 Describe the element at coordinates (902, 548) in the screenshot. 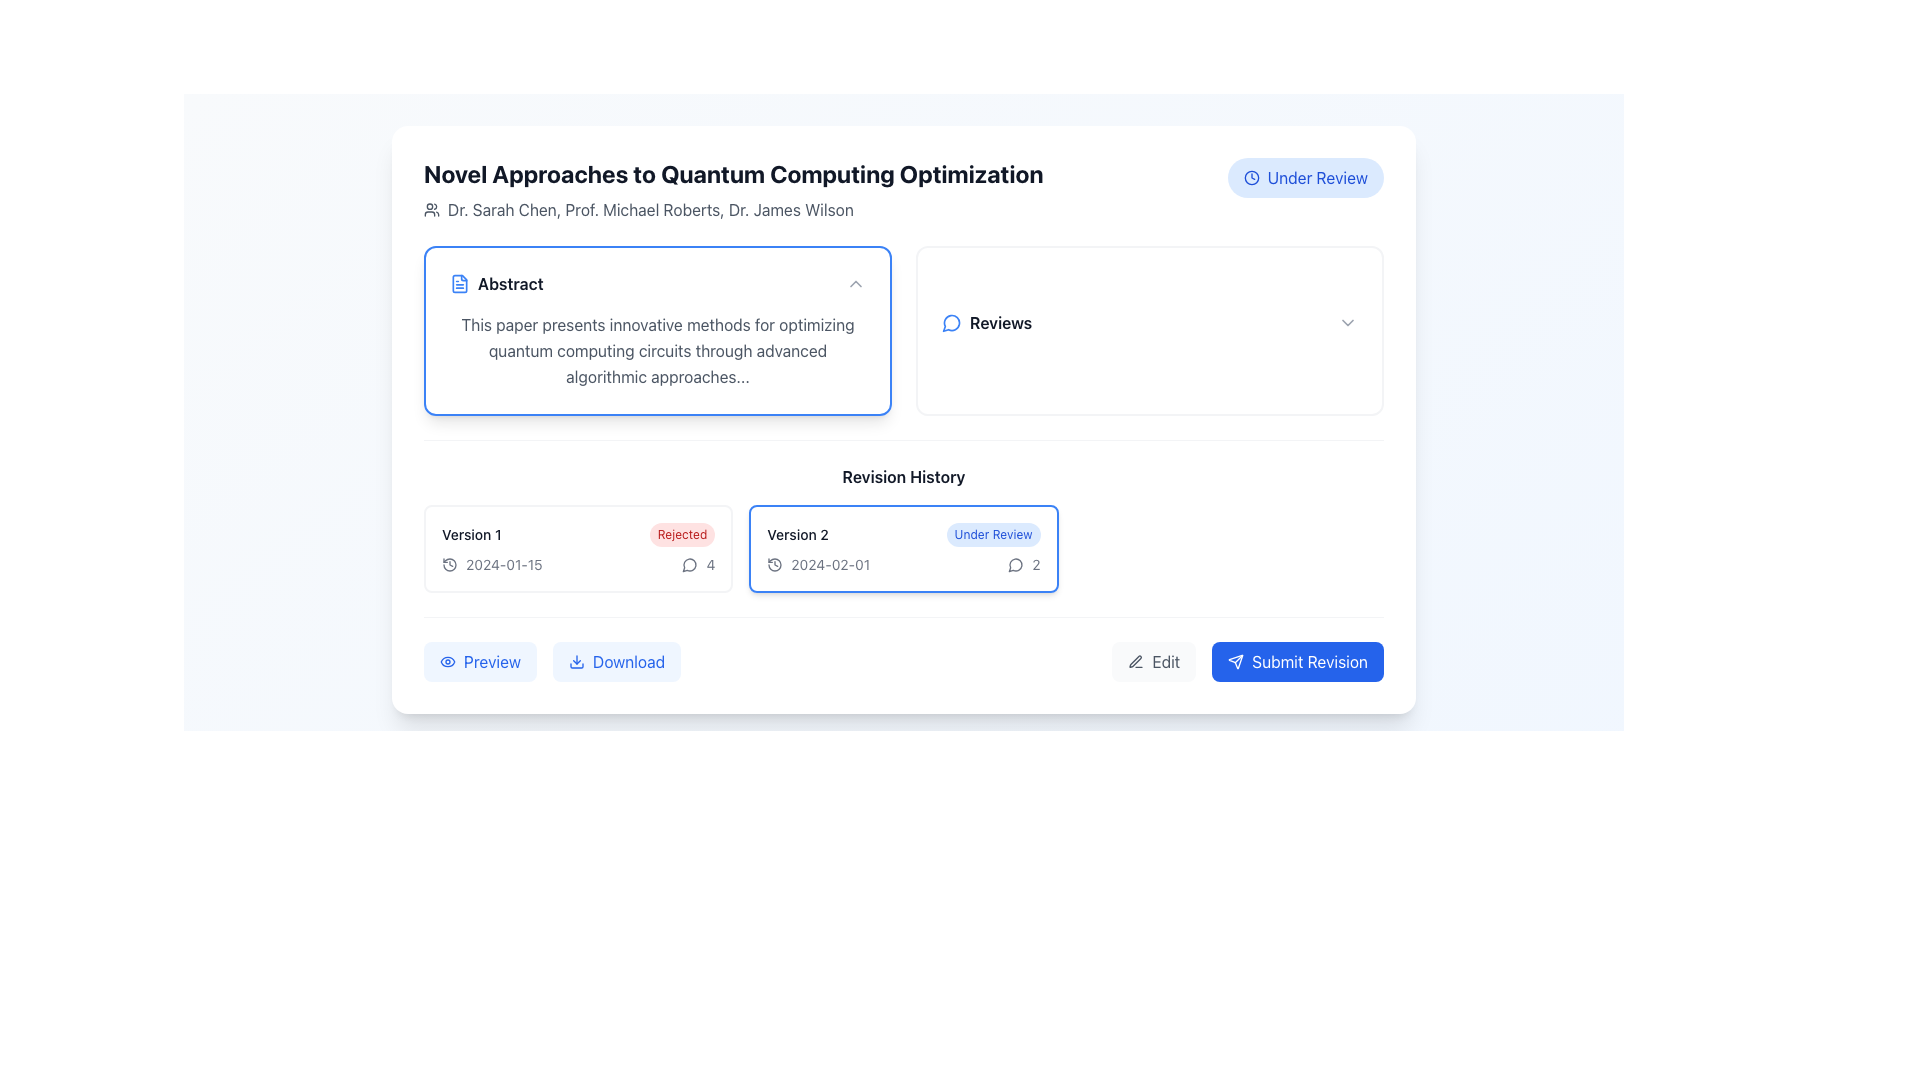

I see `the second version information card in the 'Revision History' section` at that location.